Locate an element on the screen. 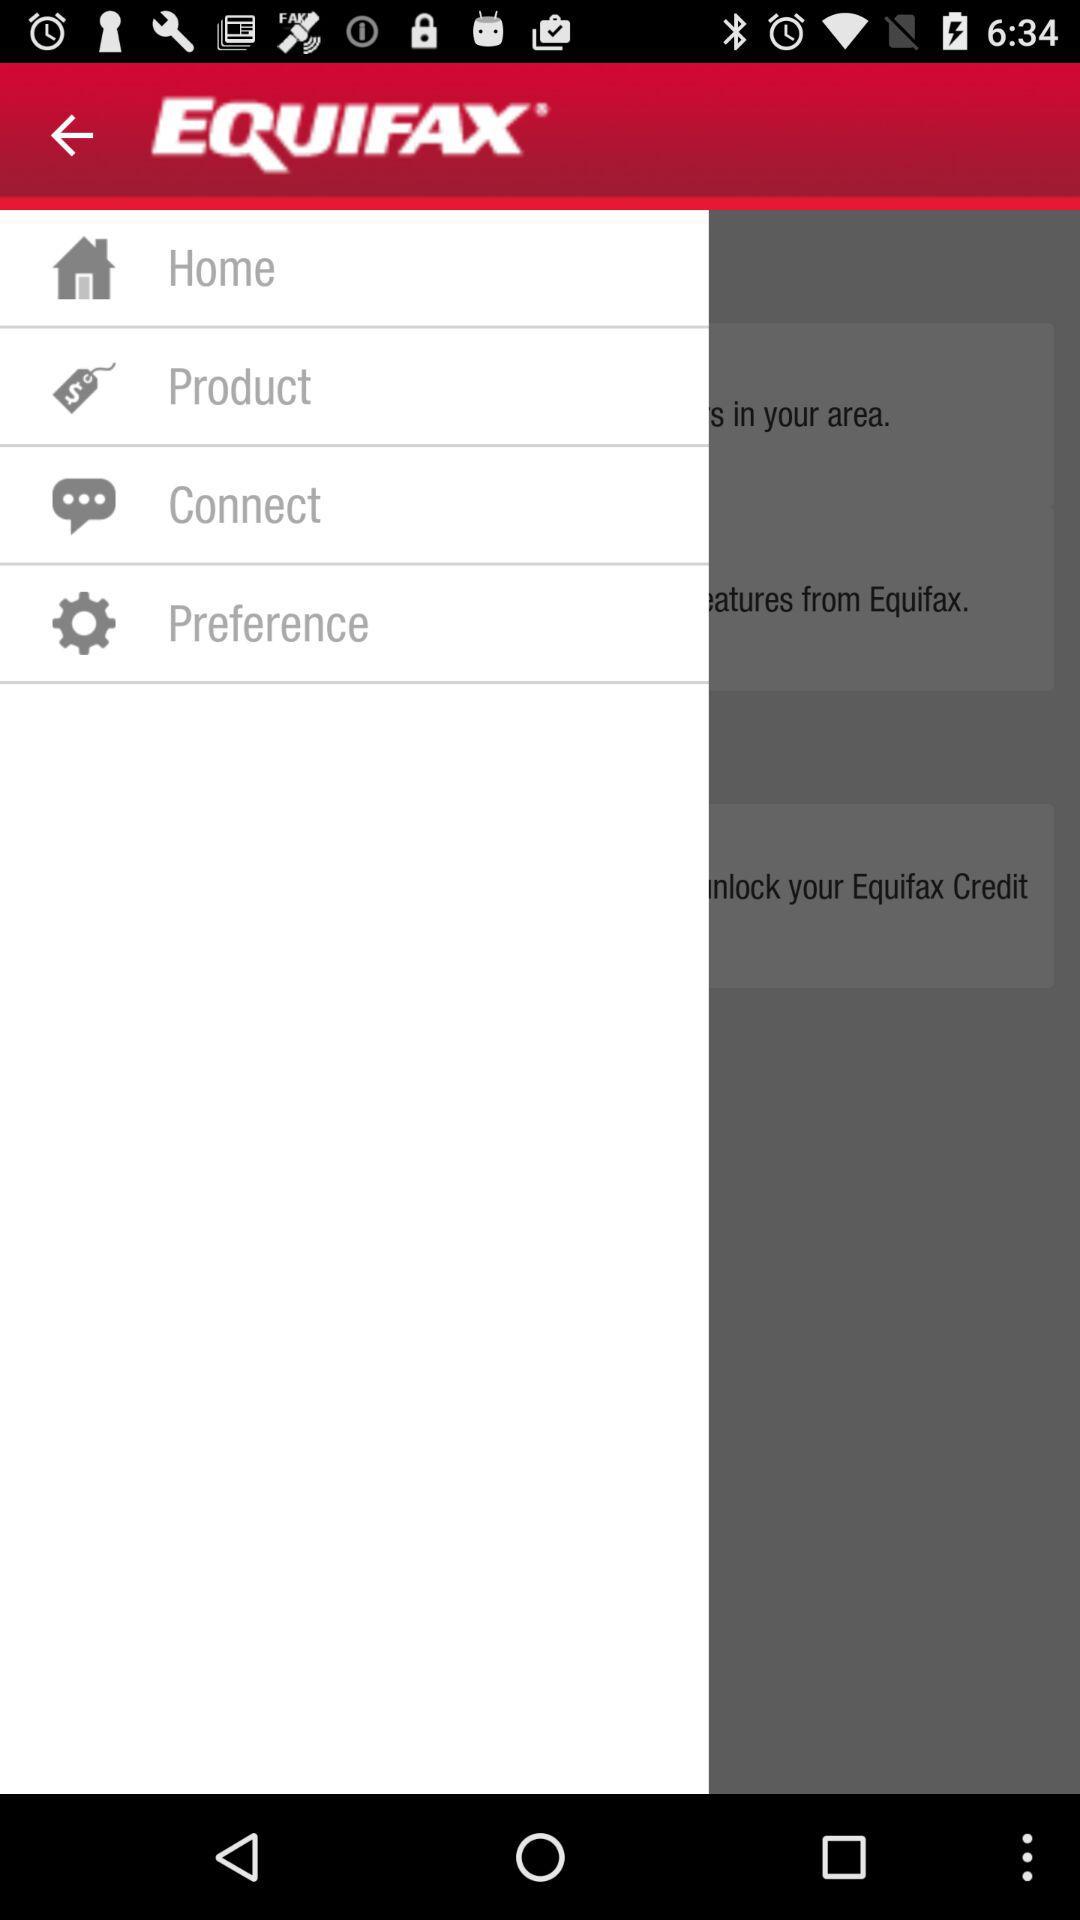 The image size is (1080, 1920). the box which is beside home is located at coordinates (83, 266).